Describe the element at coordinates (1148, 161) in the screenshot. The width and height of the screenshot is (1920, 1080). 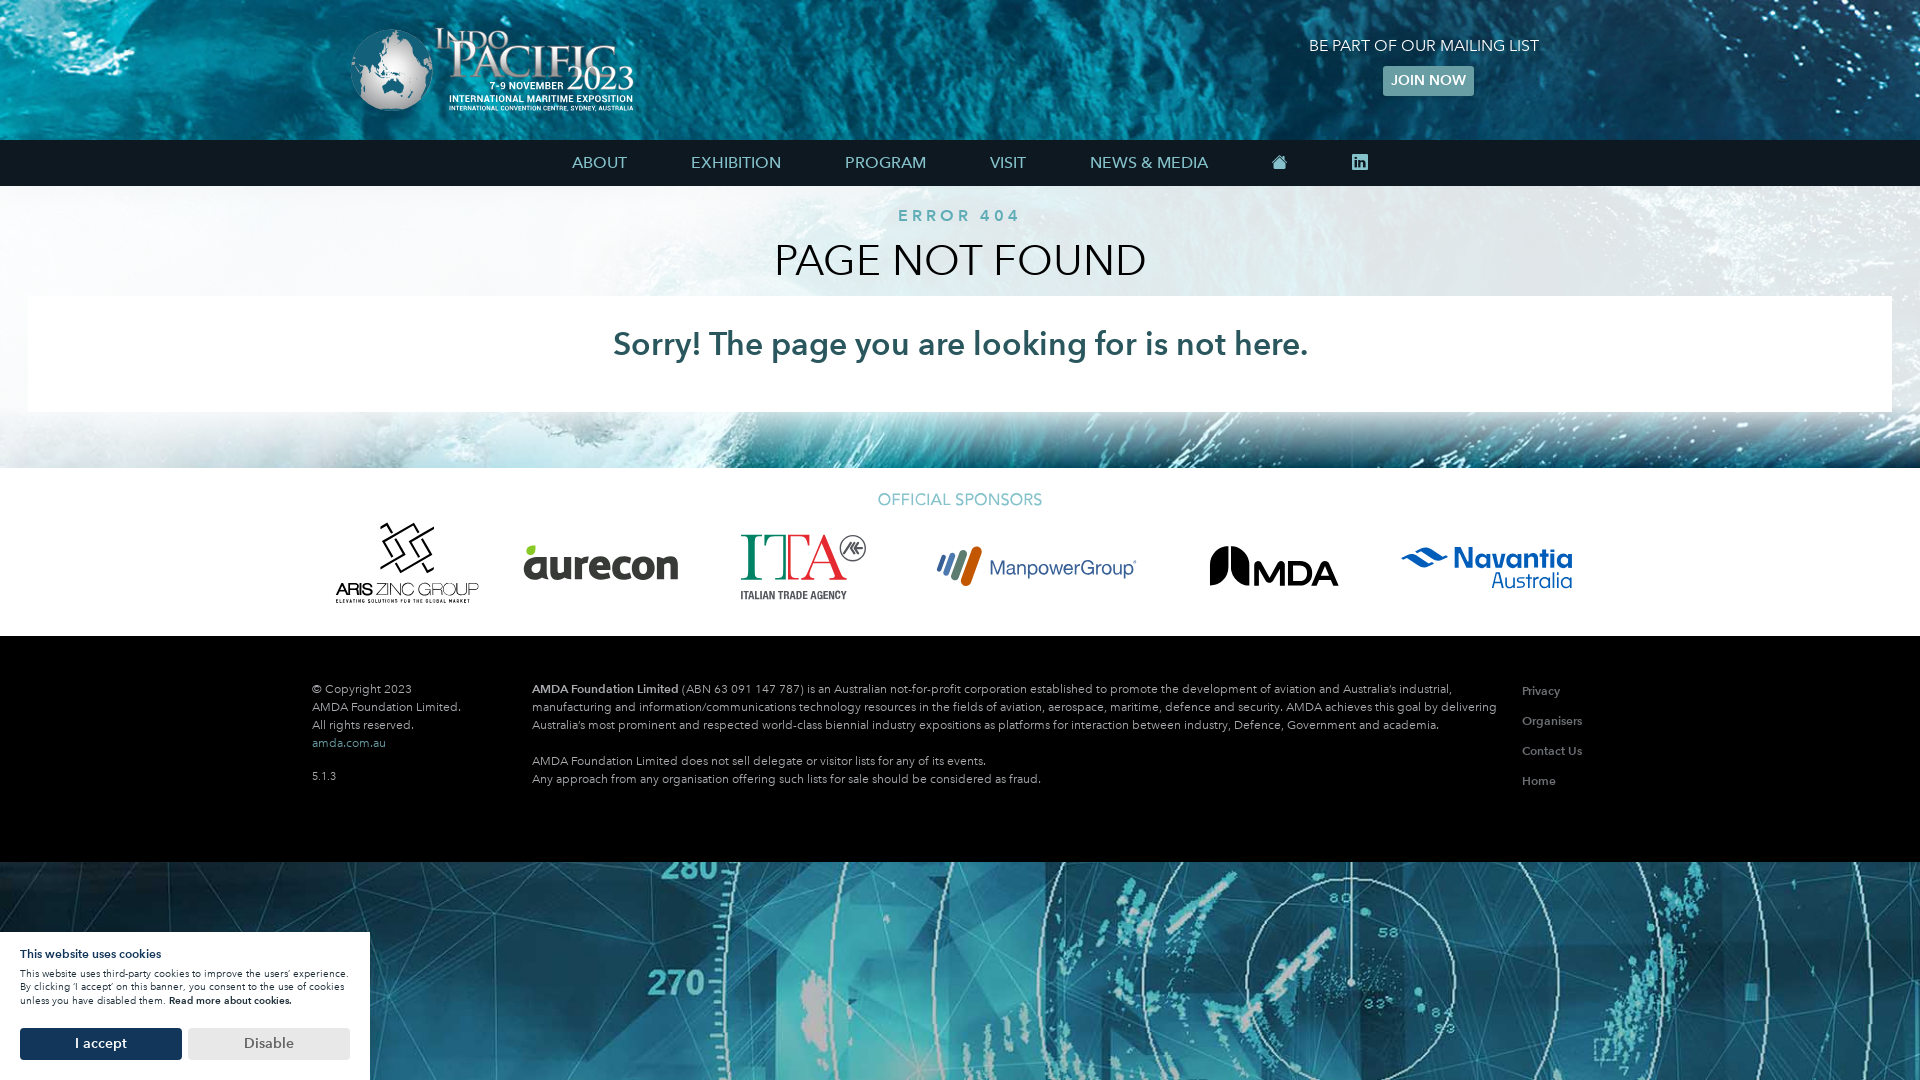
I see `'NEWS & MEDIA'` at that location.